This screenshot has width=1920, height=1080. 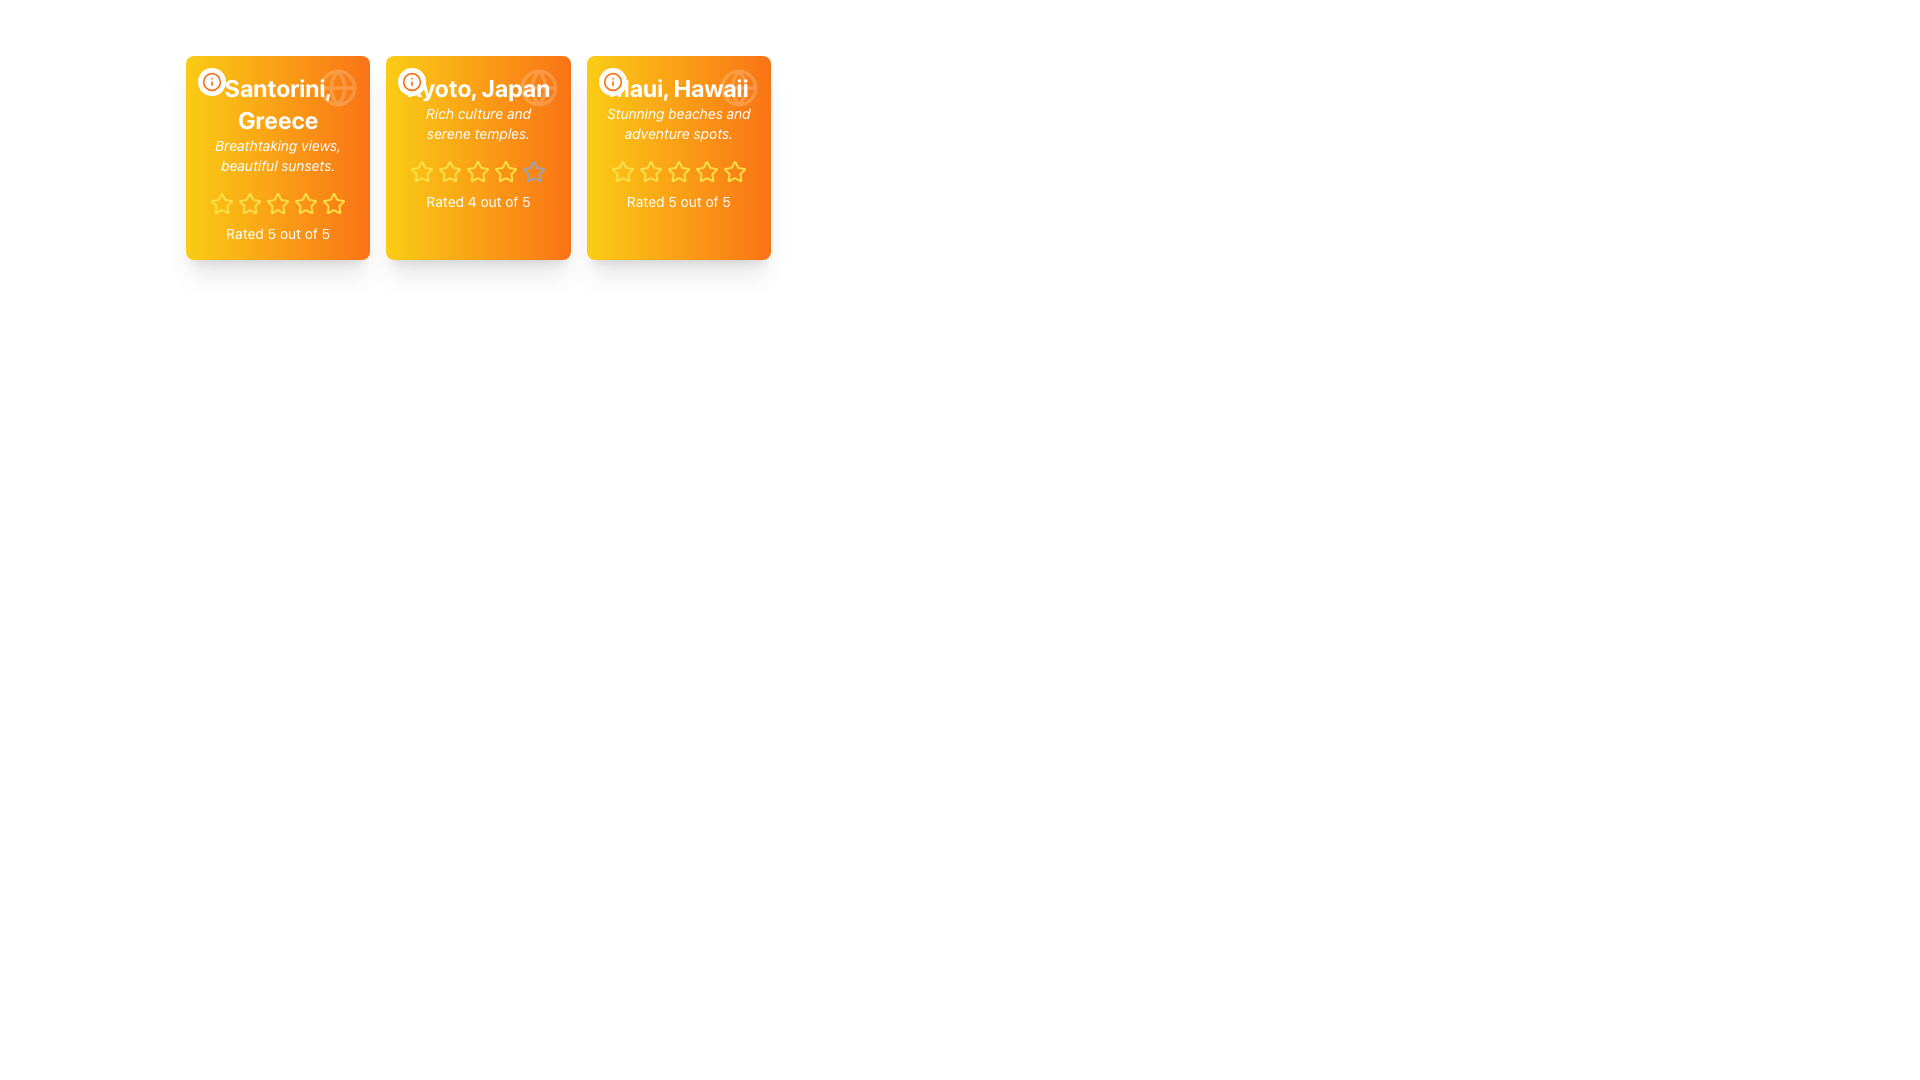 I want to click on the fourth rating star indicating a score of 4 out of 5 for Kyoto, Japan, located within the rating icons of the respective card, so click(x=477, y=171).